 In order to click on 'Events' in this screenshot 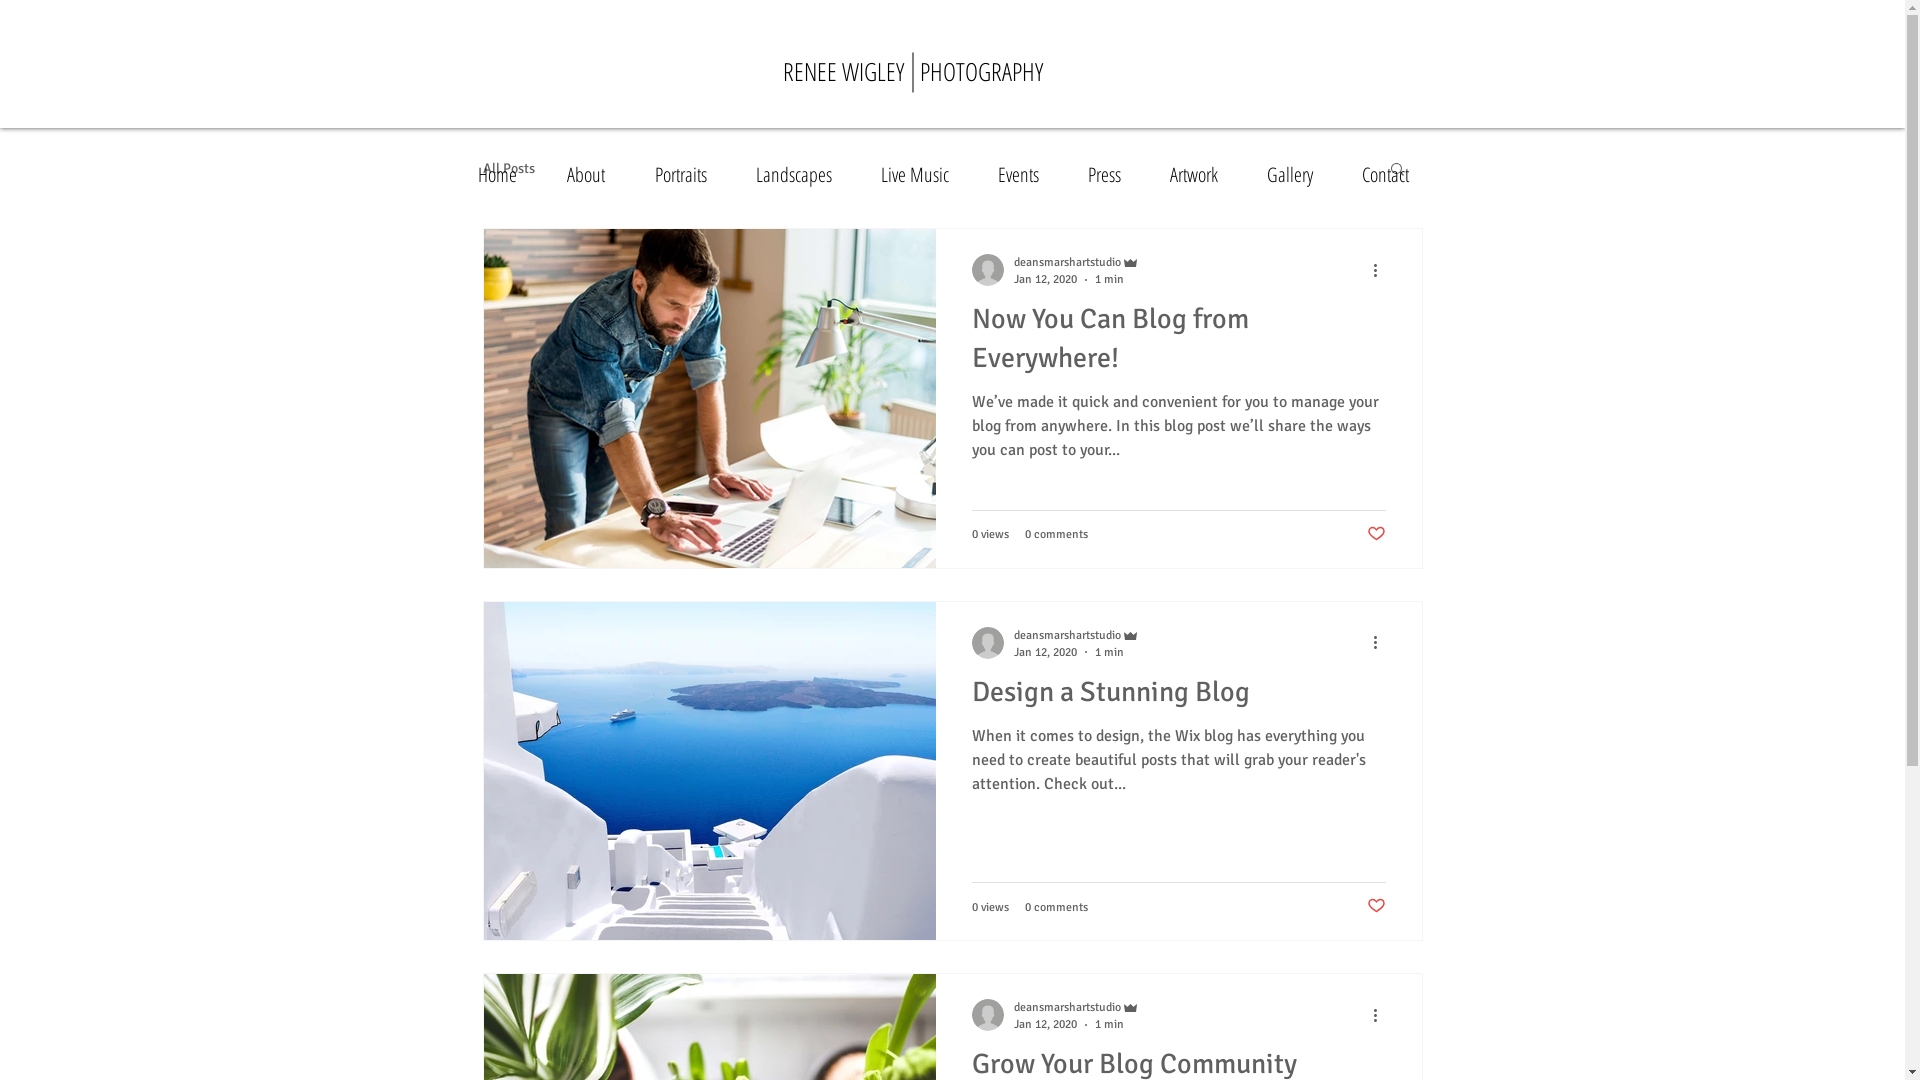, I will do `click(1027, 173)`.